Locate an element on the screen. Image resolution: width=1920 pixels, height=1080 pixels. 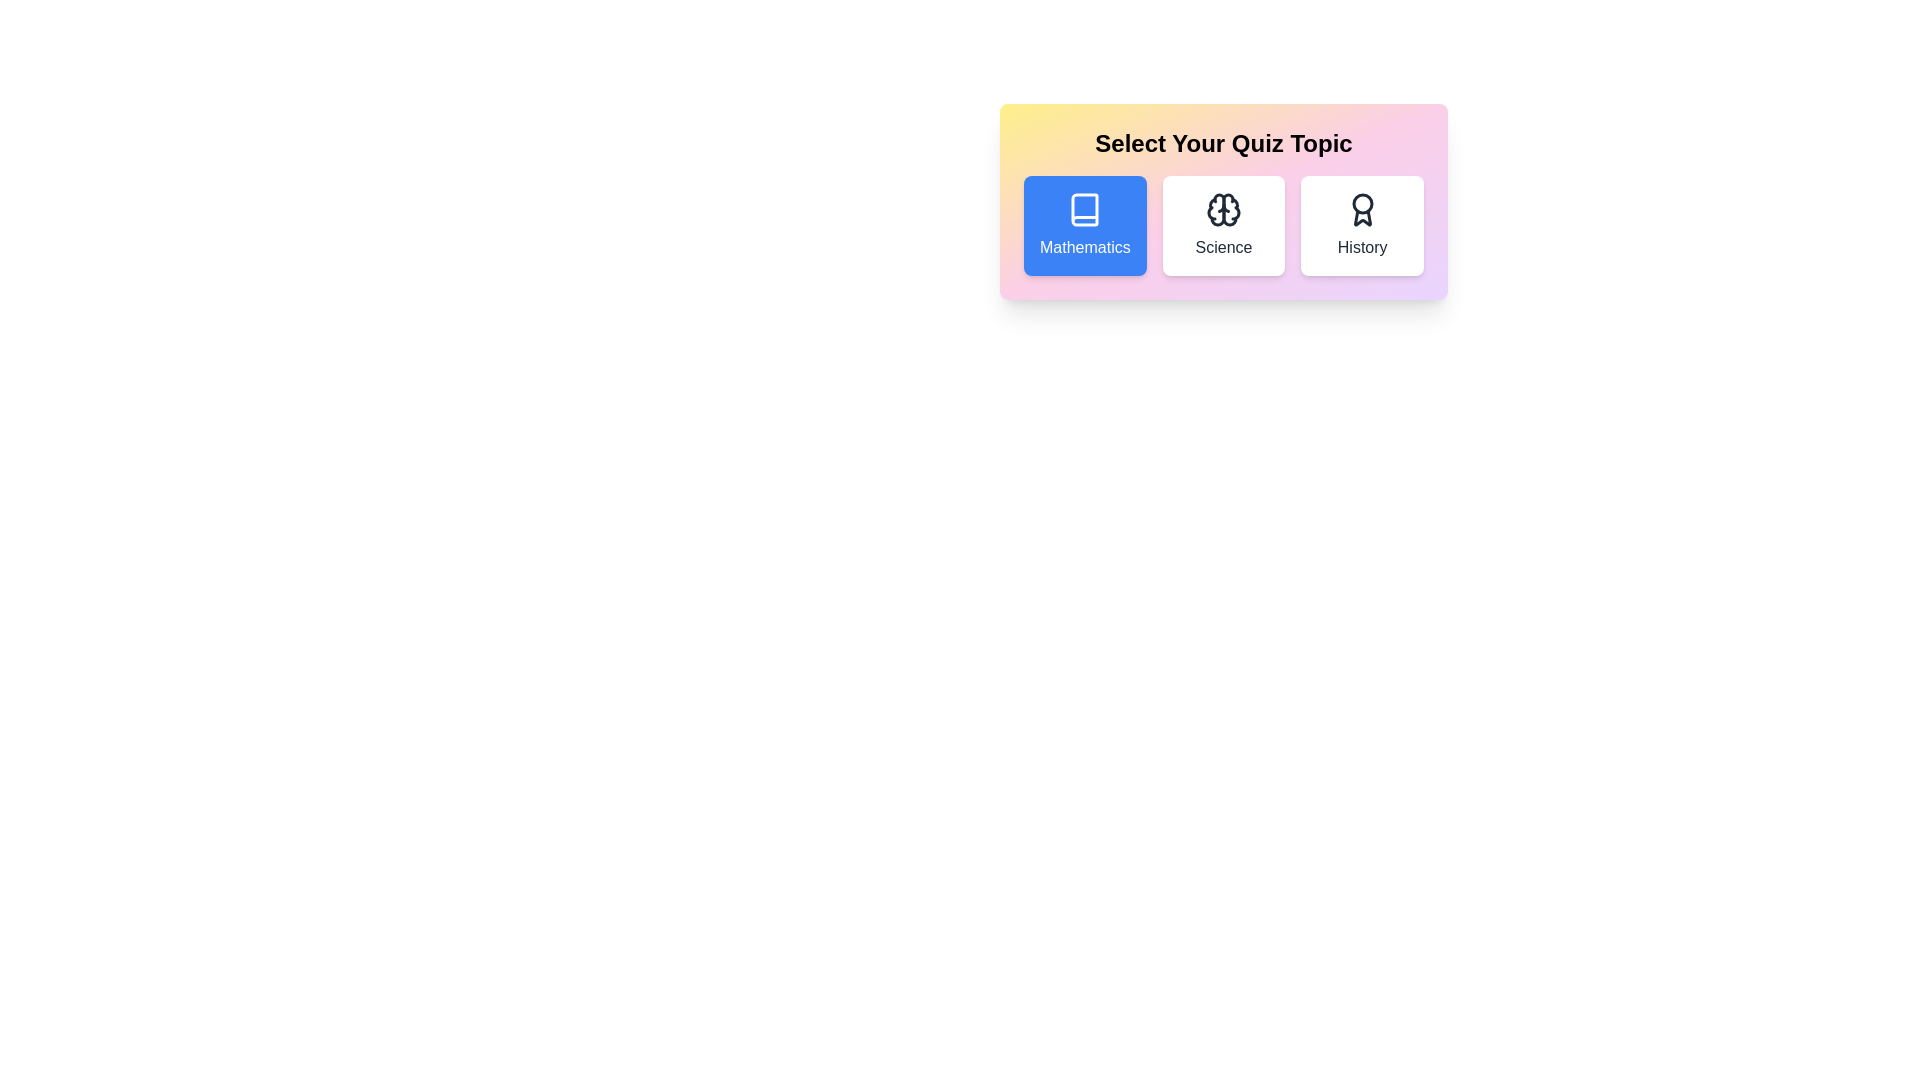
the quiz category History by clicking on its respective tile is located at coordinates (1361, 225).